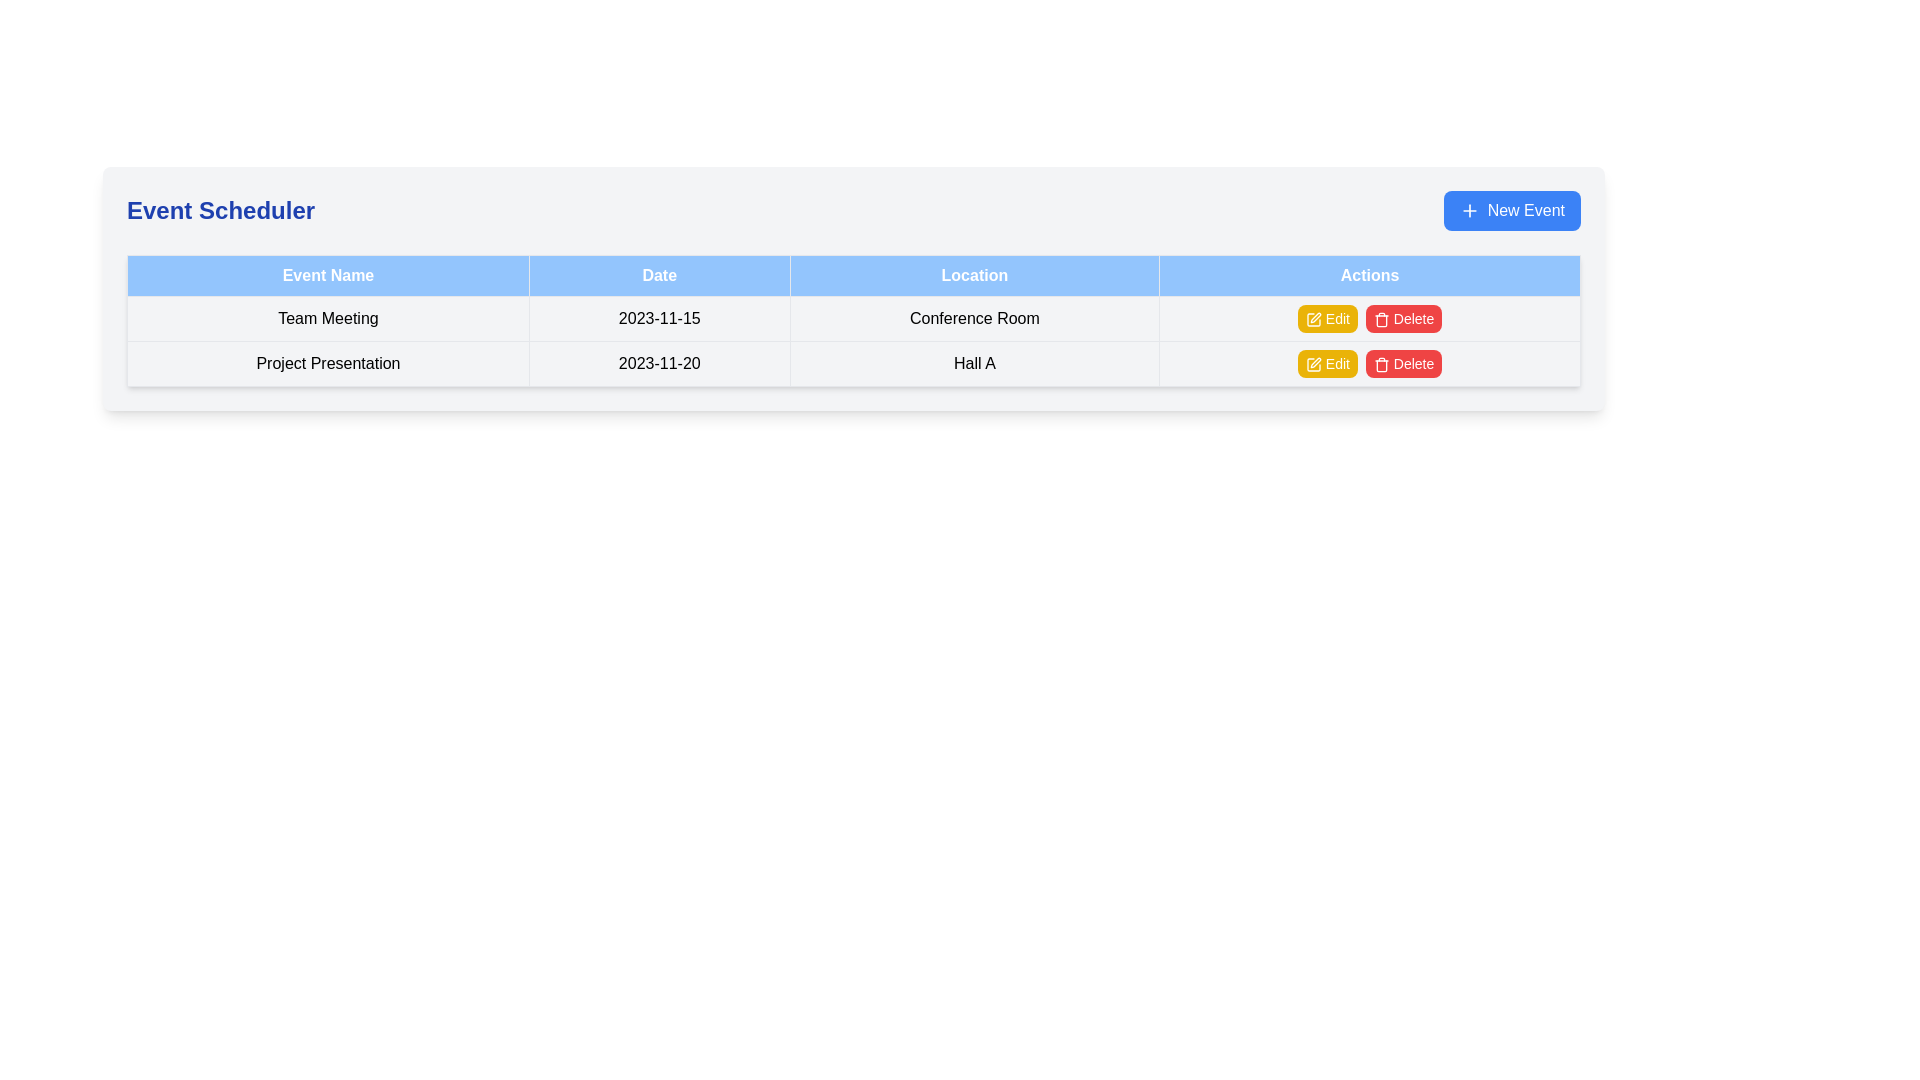 Image resolution: width=1920 pixels, height=1080 pixels. What do you see at coordinates (1381, 365) in the screenshot?
I see `the delete action icon located within the 'Delete' button of the 'Actions' column for the second row of the table, which corresponds to the 'Project Presentation' entry` at bounding box center [1381, 365].